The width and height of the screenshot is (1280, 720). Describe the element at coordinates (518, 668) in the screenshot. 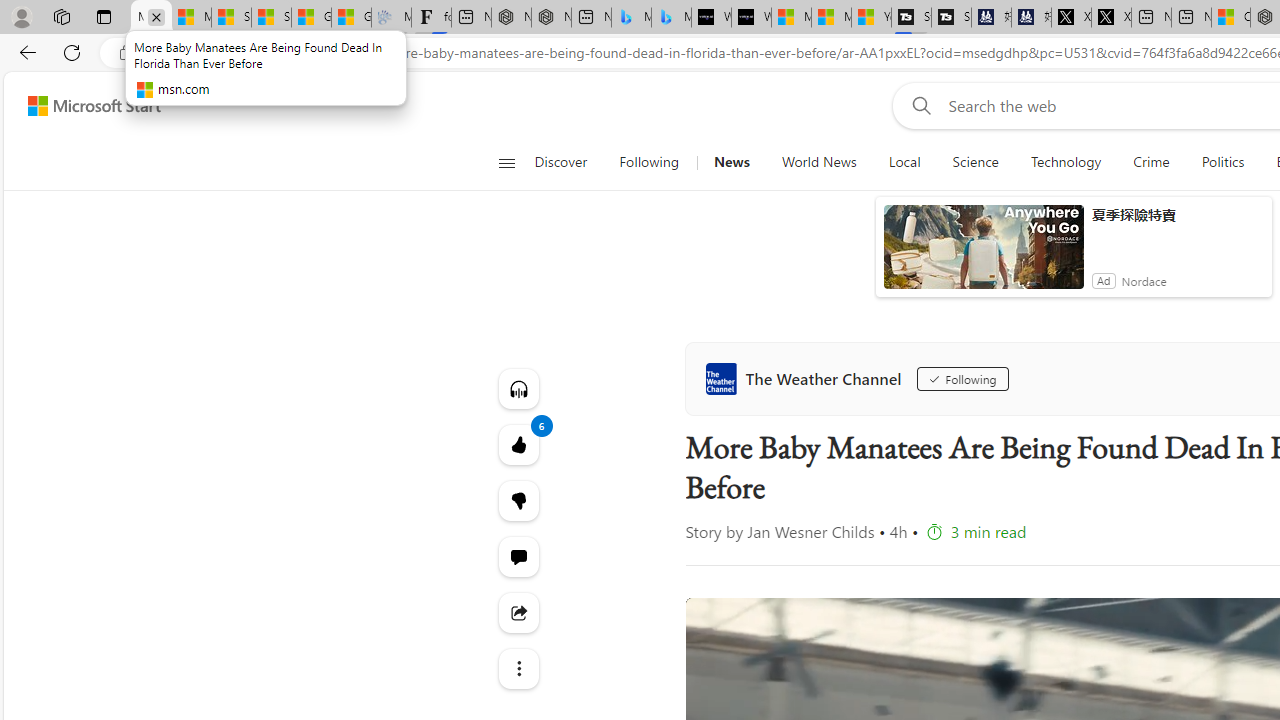

I see `'See more'` at that location.